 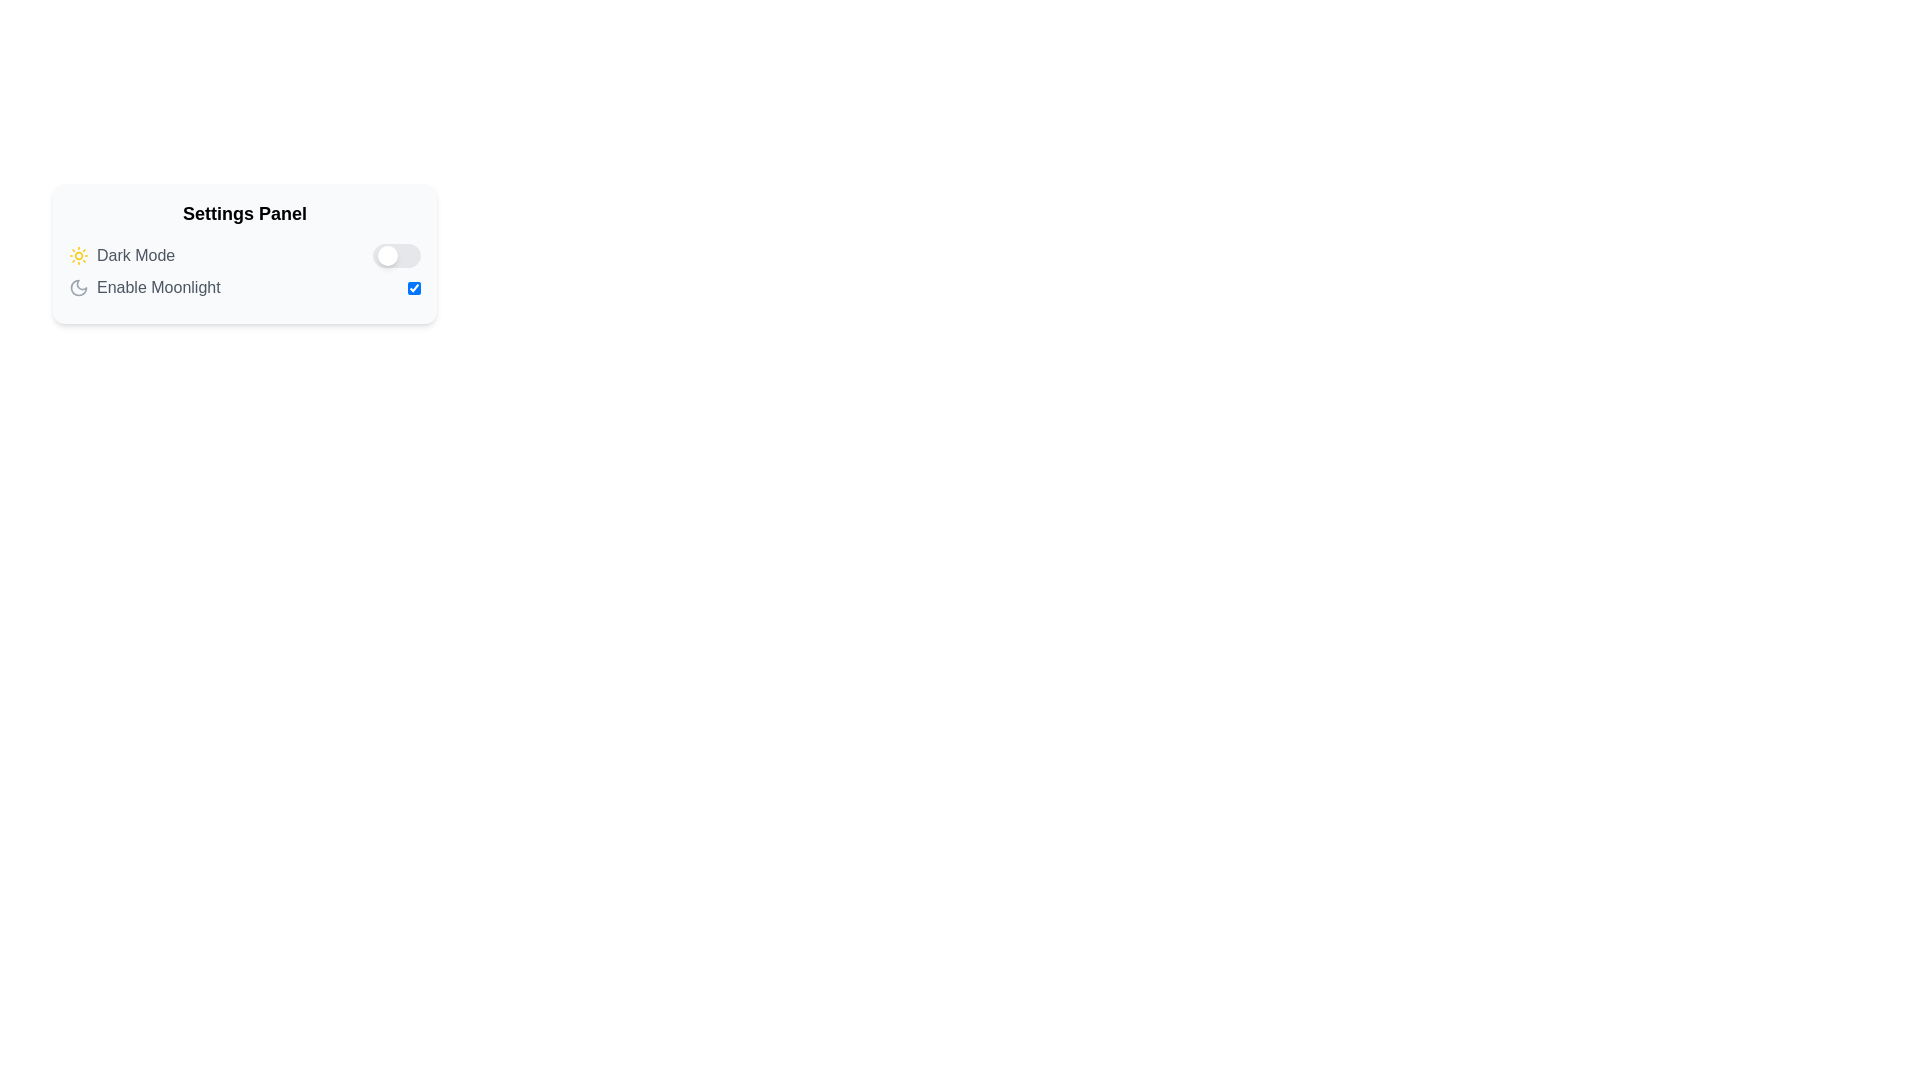 What do you see at coordinates (243, 253) in the screenshot?
I see `the settings panel checkbox to check or uncheck the dark mode or moonlight feature option` at bounding box center [243, 253].